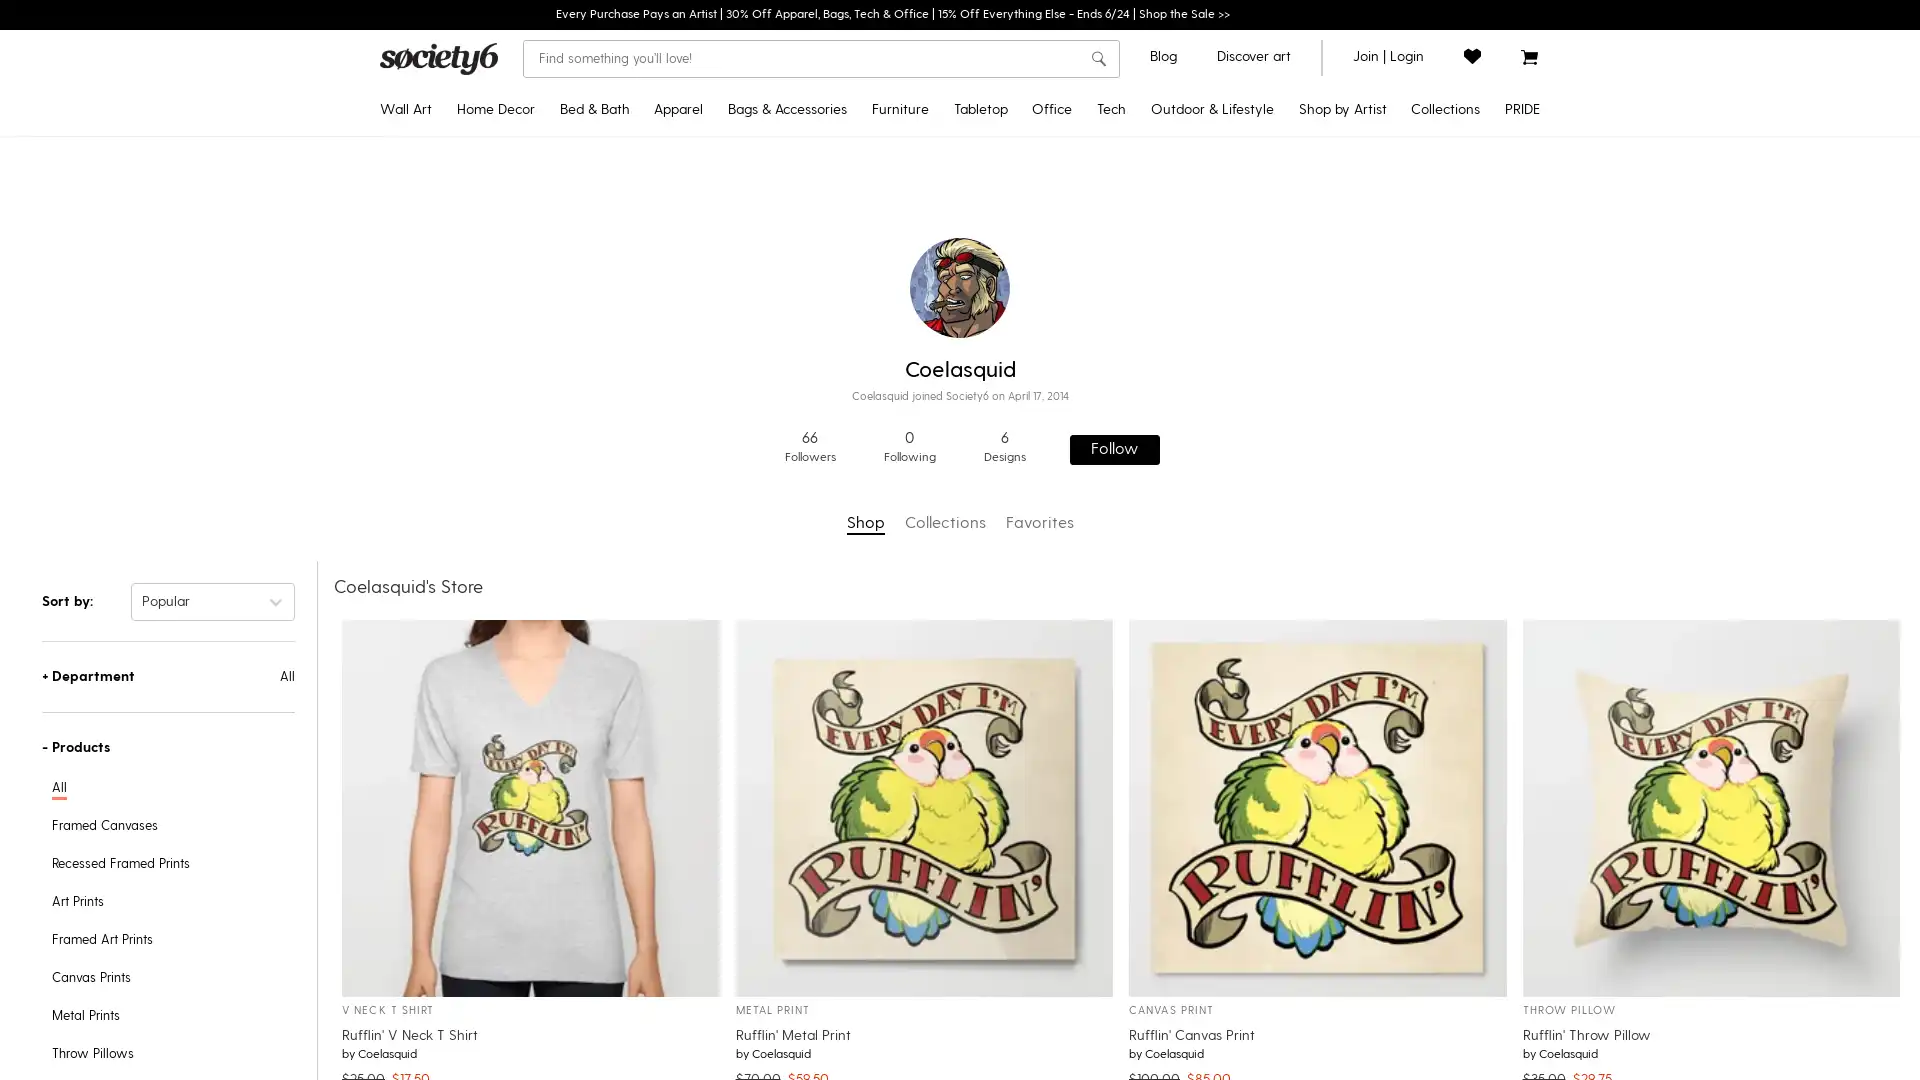  I want to click on Stickers, so click(1101, 193).